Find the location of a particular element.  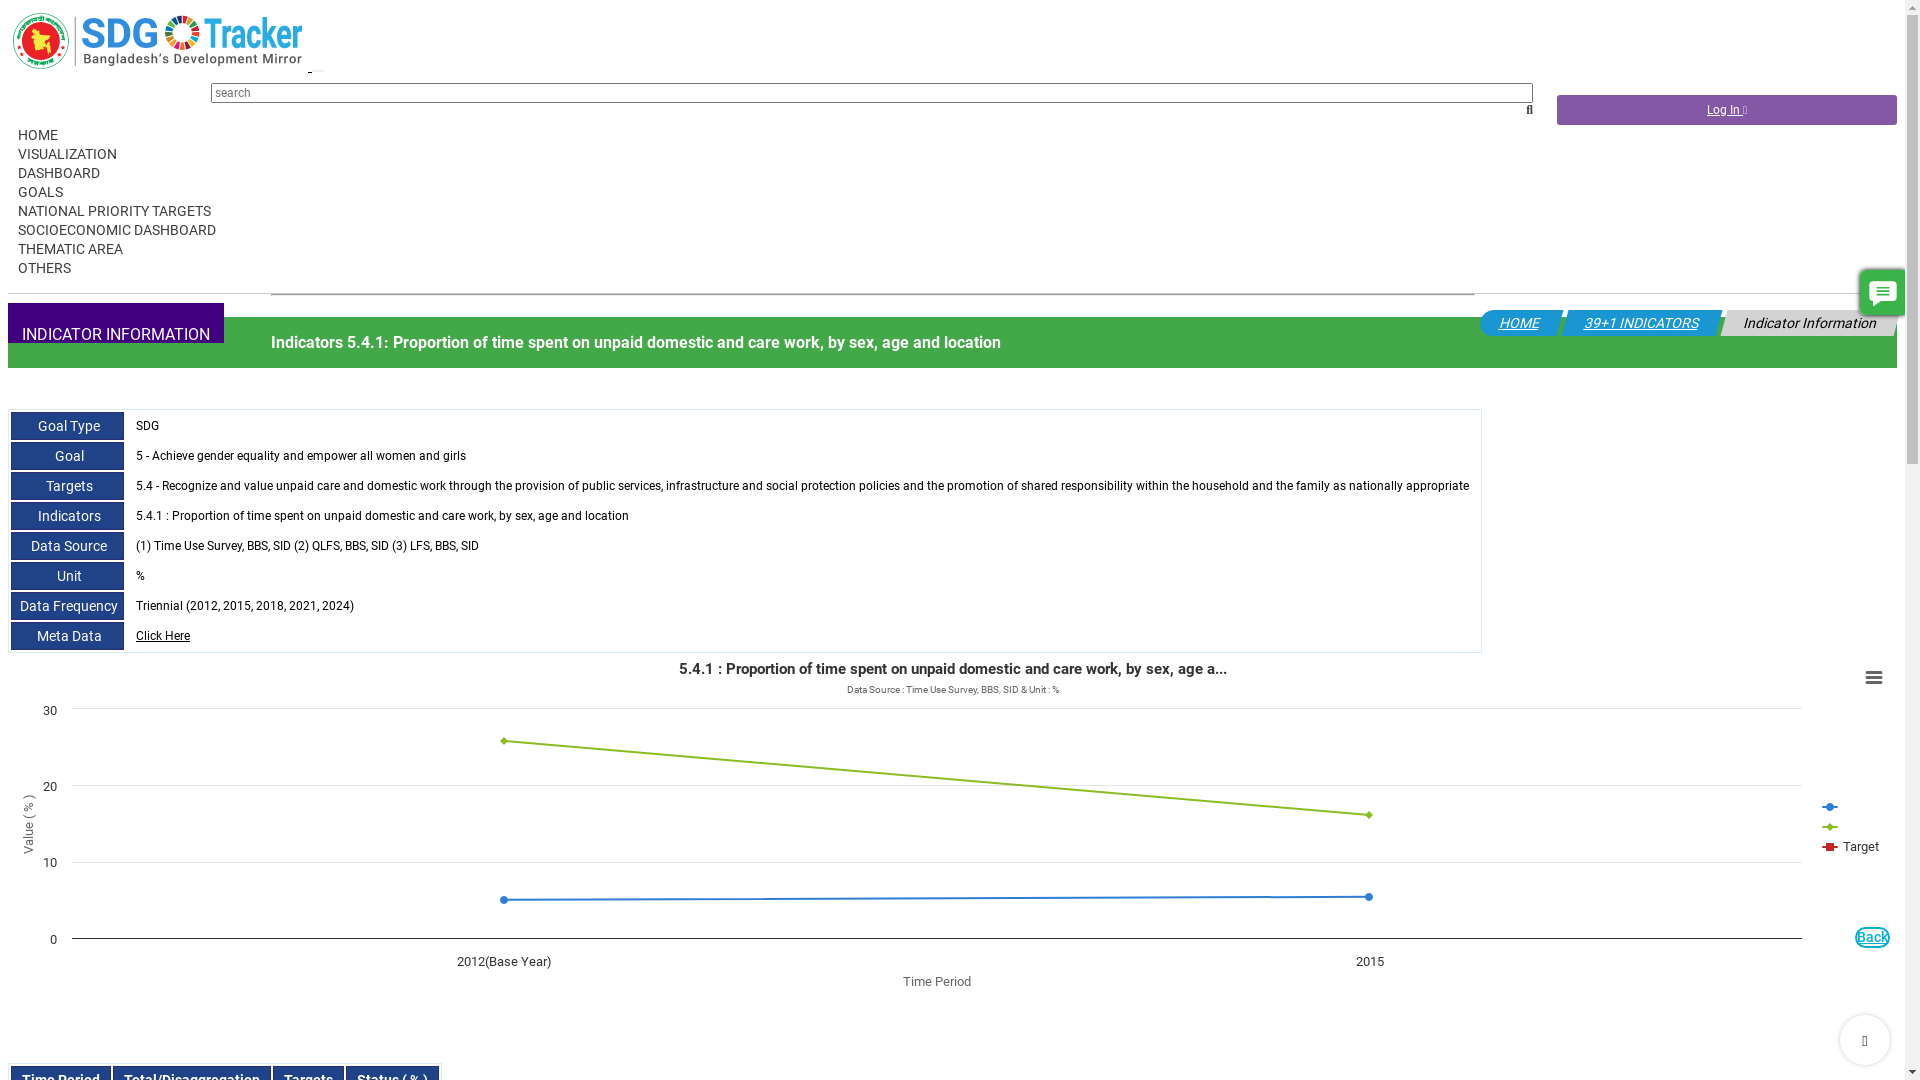

'Back' is located at coordinates (1871, 937).